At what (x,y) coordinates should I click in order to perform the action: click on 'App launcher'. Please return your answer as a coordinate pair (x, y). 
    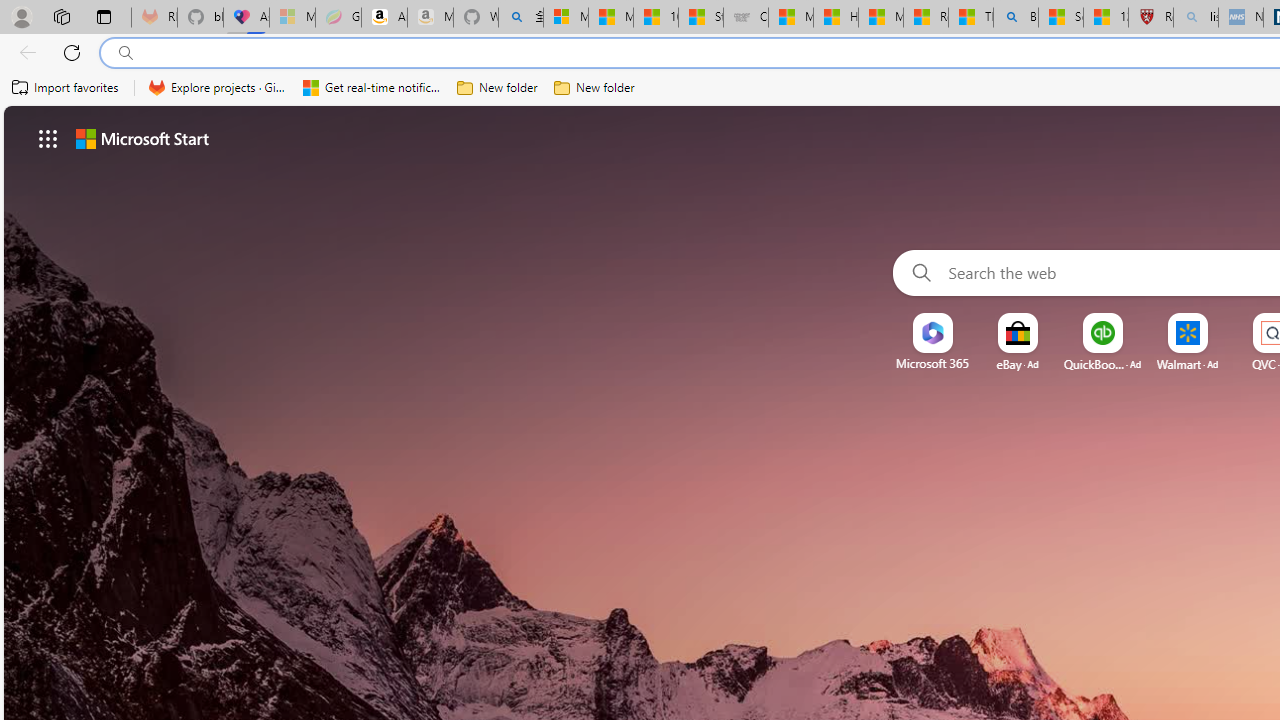
    Looking at the image, I should click on (48, 137).